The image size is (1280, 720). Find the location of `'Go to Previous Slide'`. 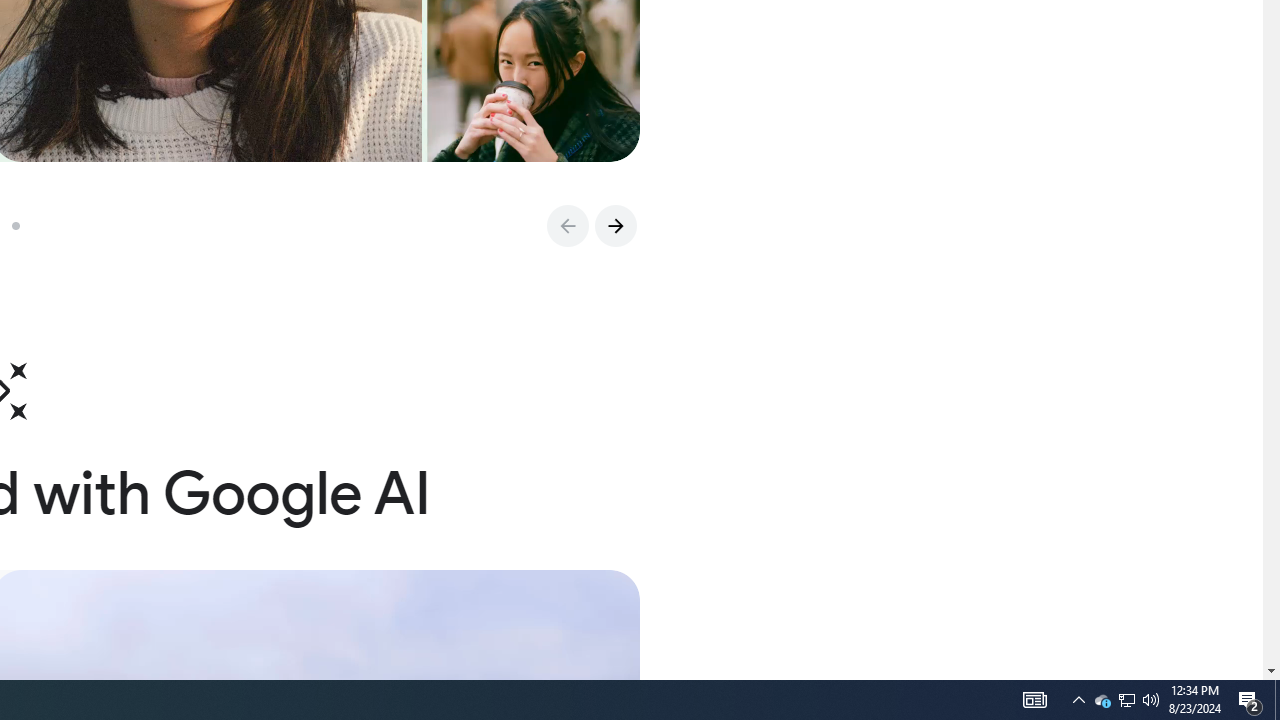

'Go to Previous Slide' is located at coordinates (566, 225).